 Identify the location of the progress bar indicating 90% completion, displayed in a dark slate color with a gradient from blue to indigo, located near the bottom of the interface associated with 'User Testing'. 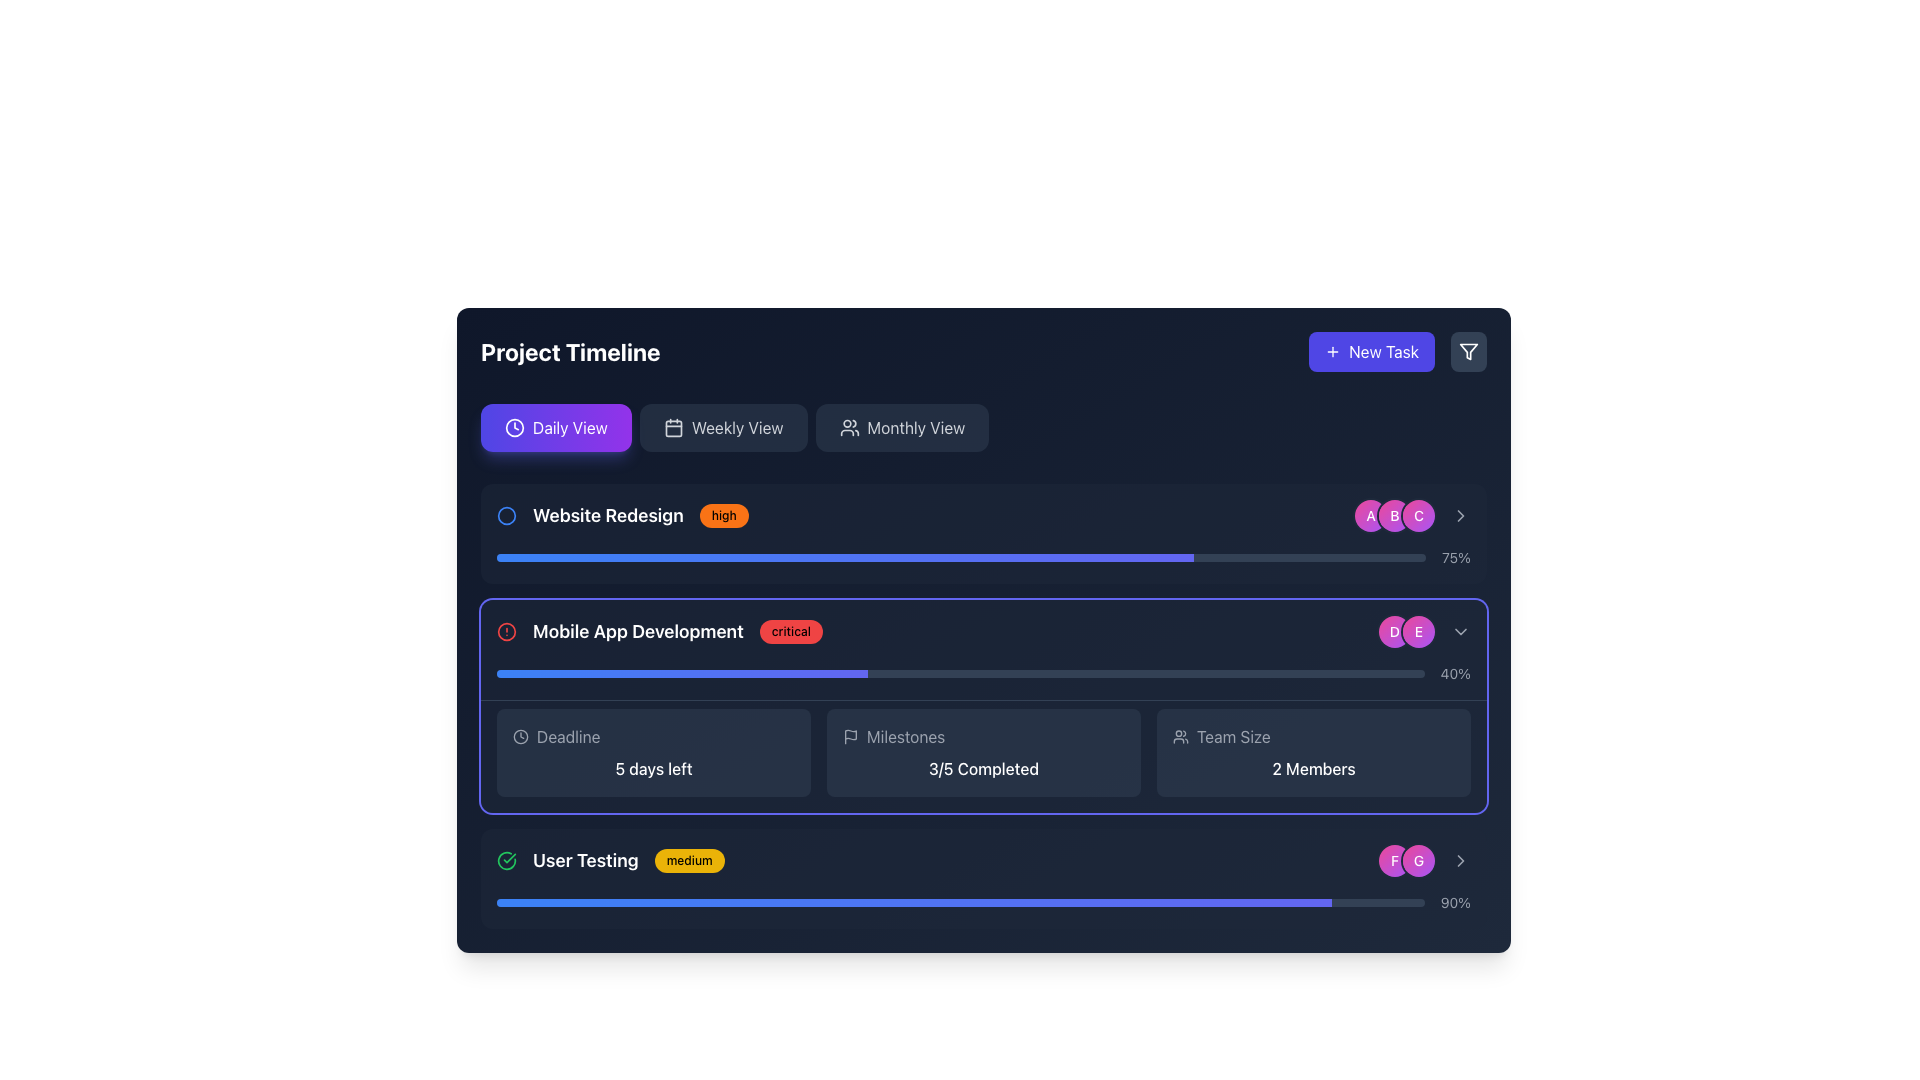
(960, 902).